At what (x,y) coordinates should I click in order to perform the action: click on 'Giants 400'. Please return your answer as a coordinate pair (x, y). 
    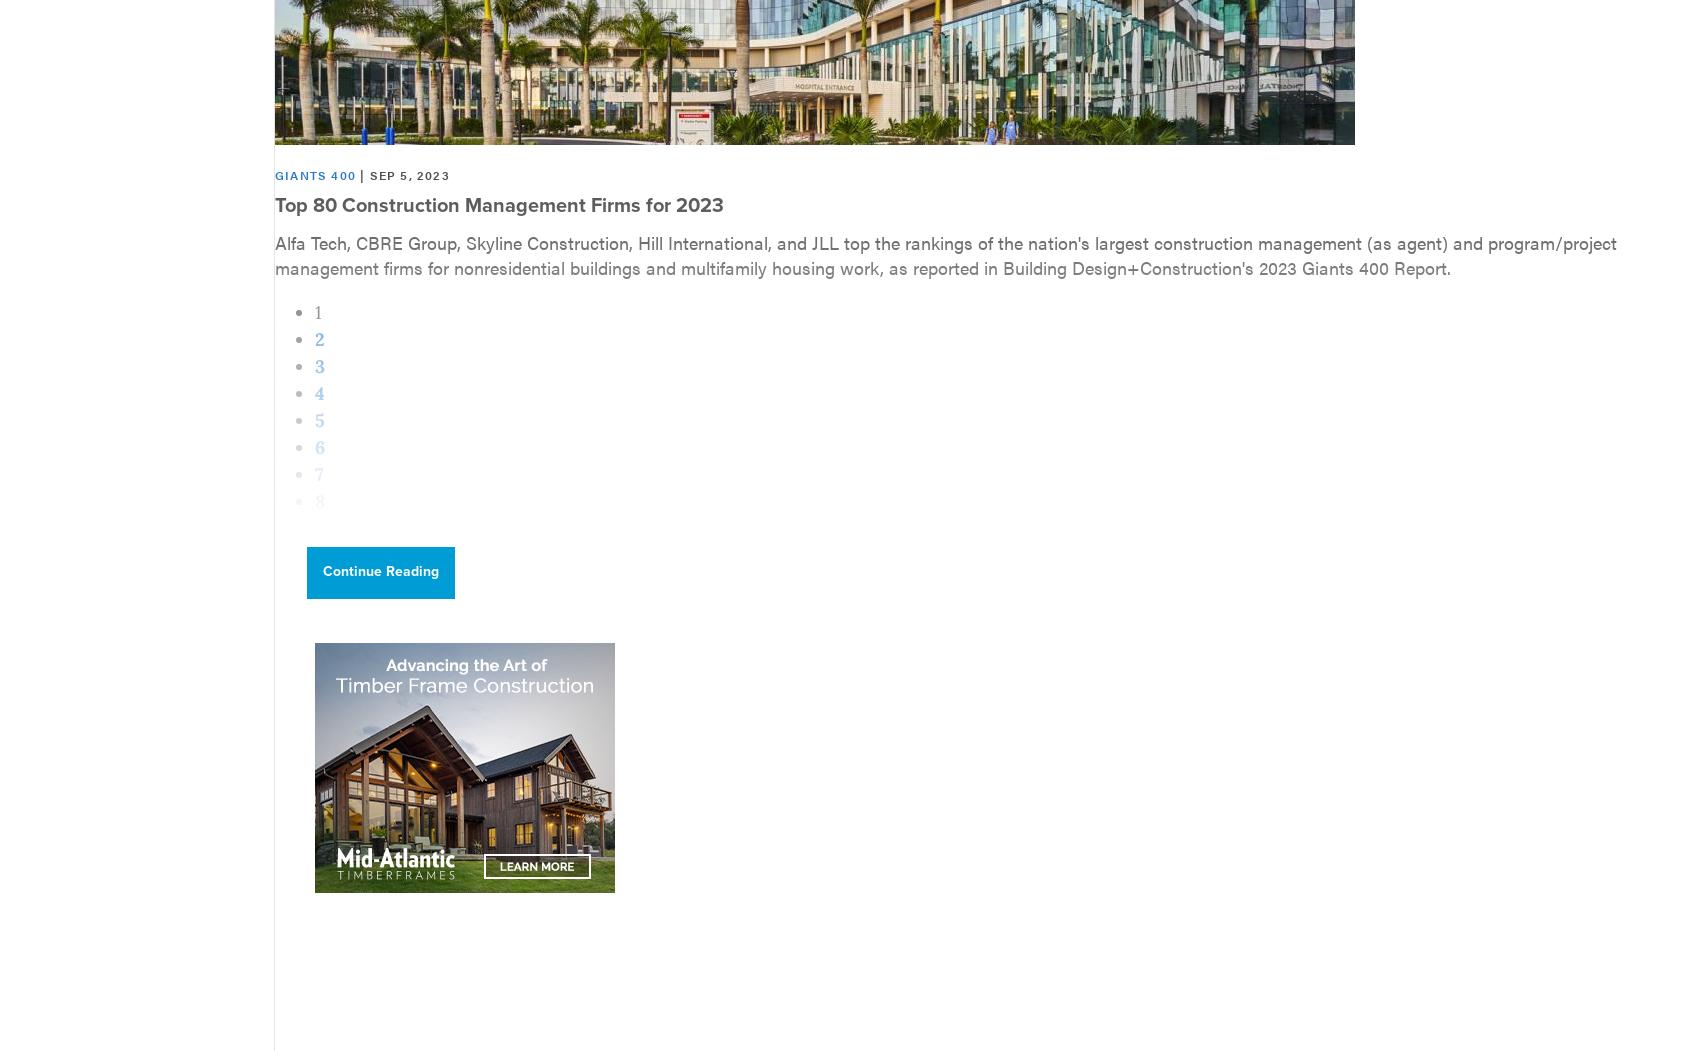
    Looking at the image, I should click on (314, 174).